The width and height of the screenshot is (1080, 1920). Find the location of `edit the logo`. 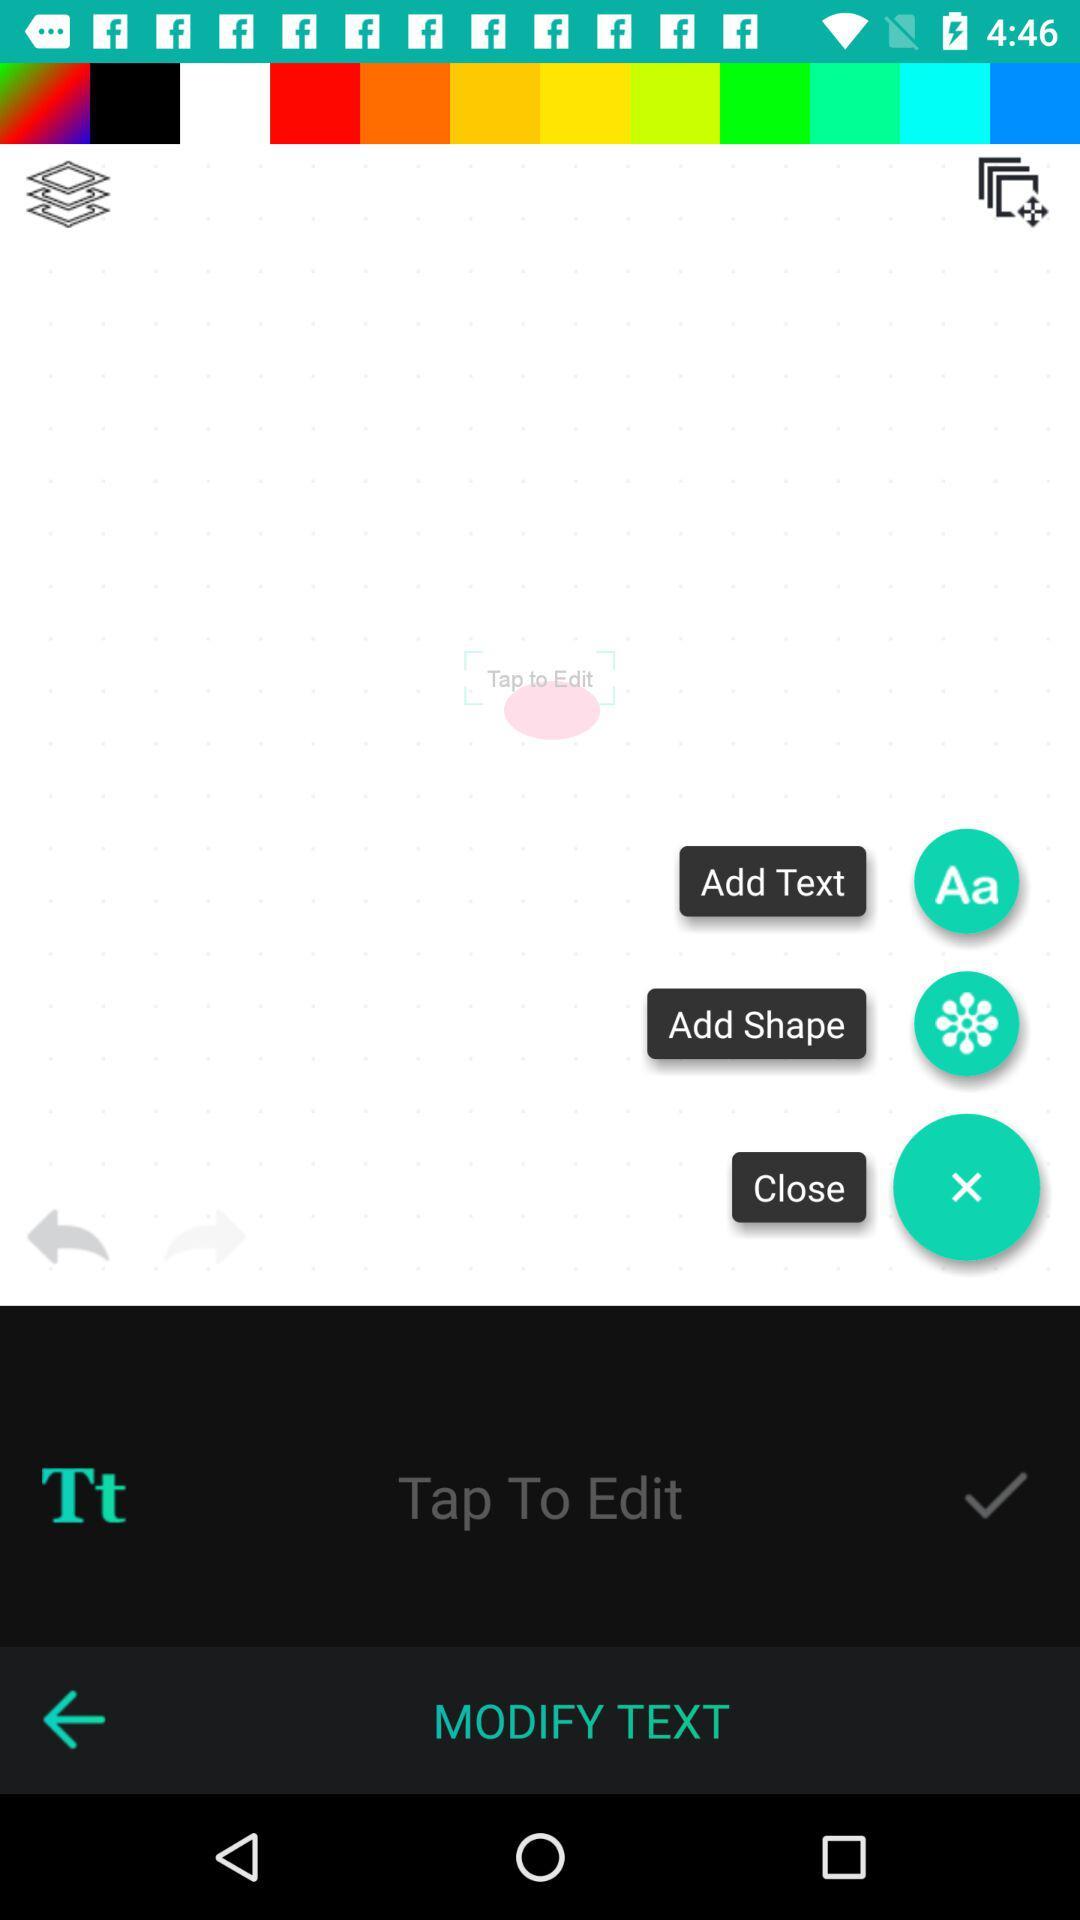

edit the logo is located at coordinates (540, 1495).